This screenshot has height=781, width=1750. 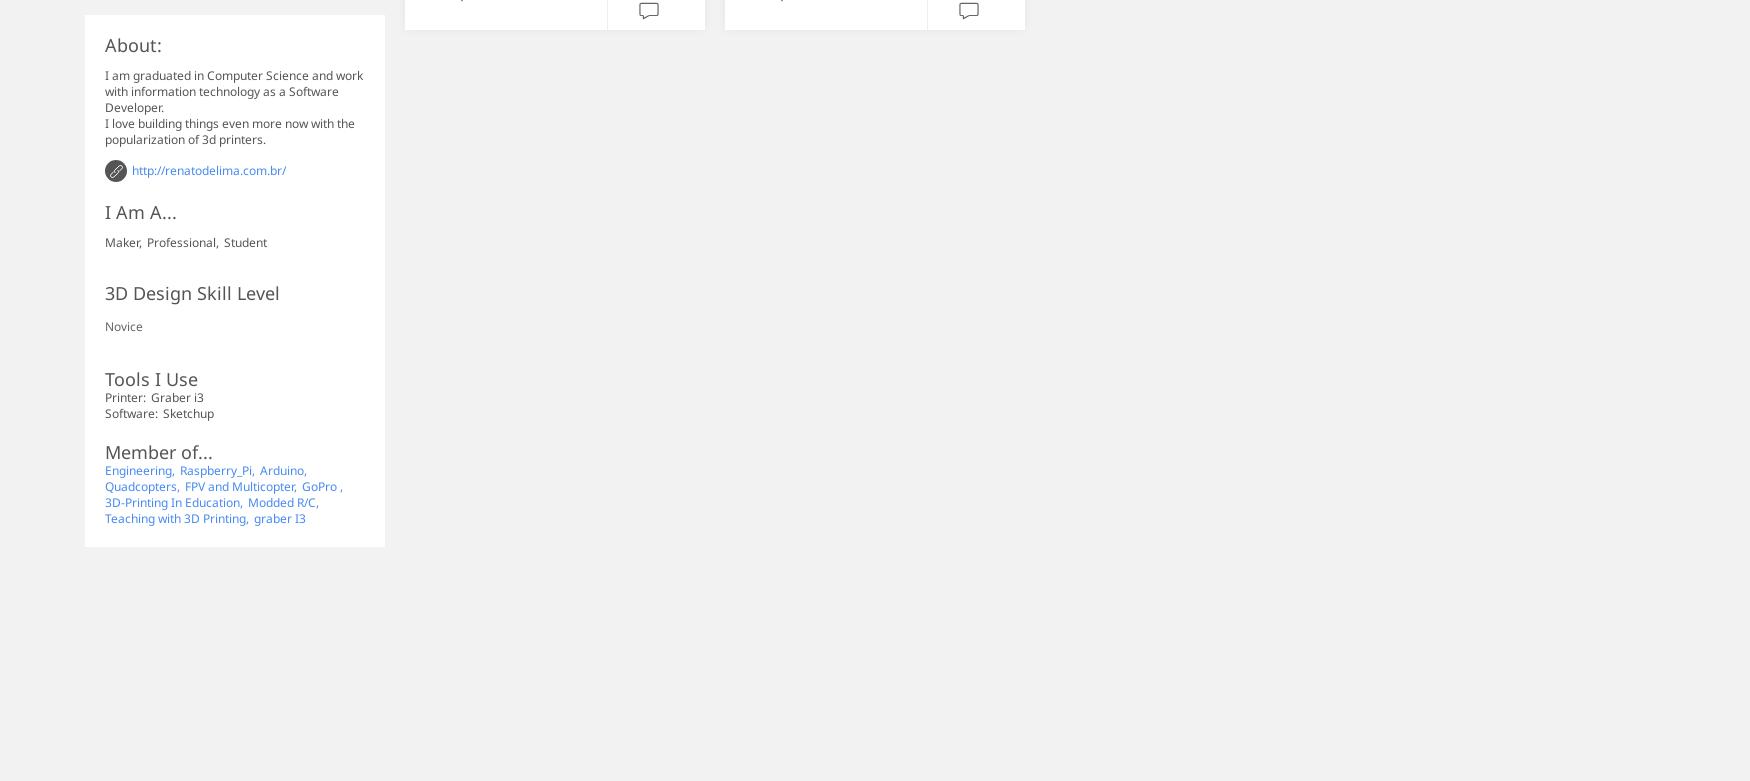 What do you see at coordinates (105, 241) in the screenshot?
I see `'Maker'` at bounding box center [105, 241].